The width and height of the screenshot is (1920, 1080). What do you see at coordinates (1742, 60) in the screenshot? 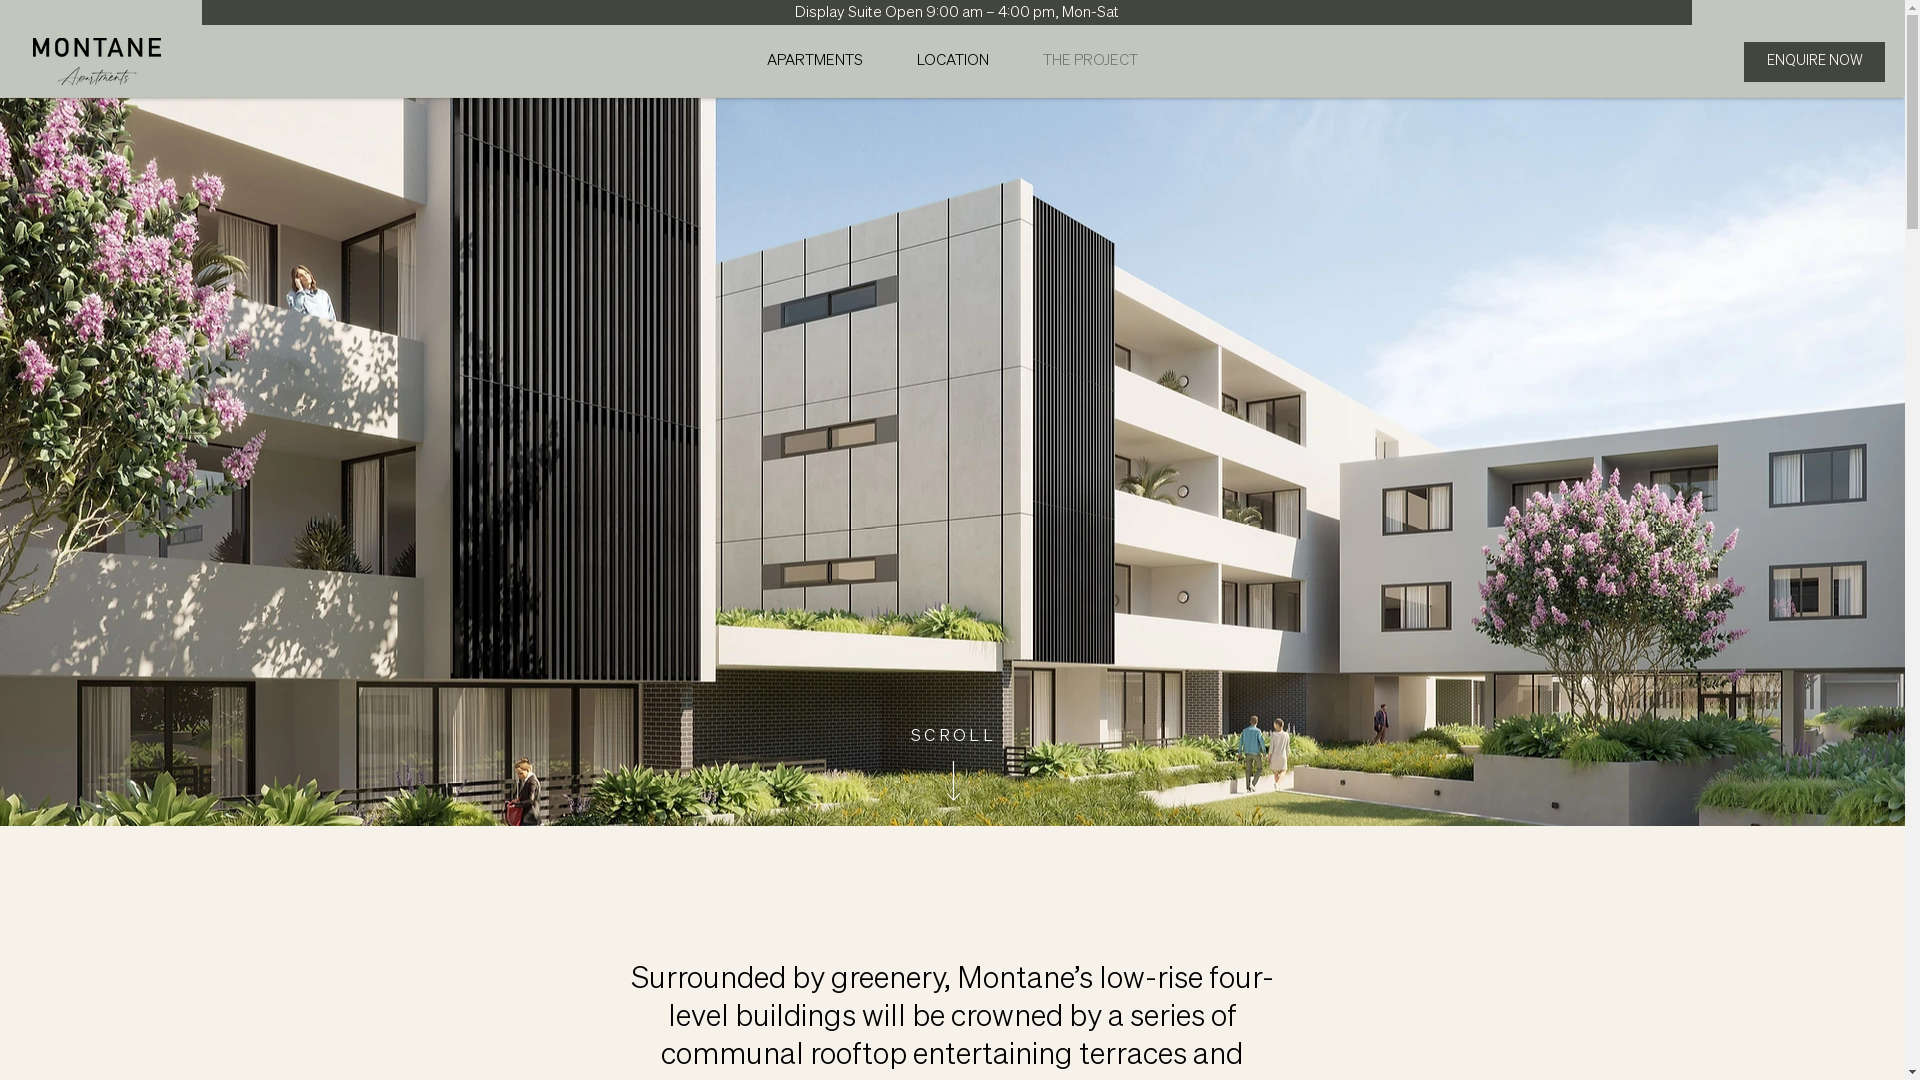
I see `'ENQUIRE NOW'` at bounding box center [1742, 60].